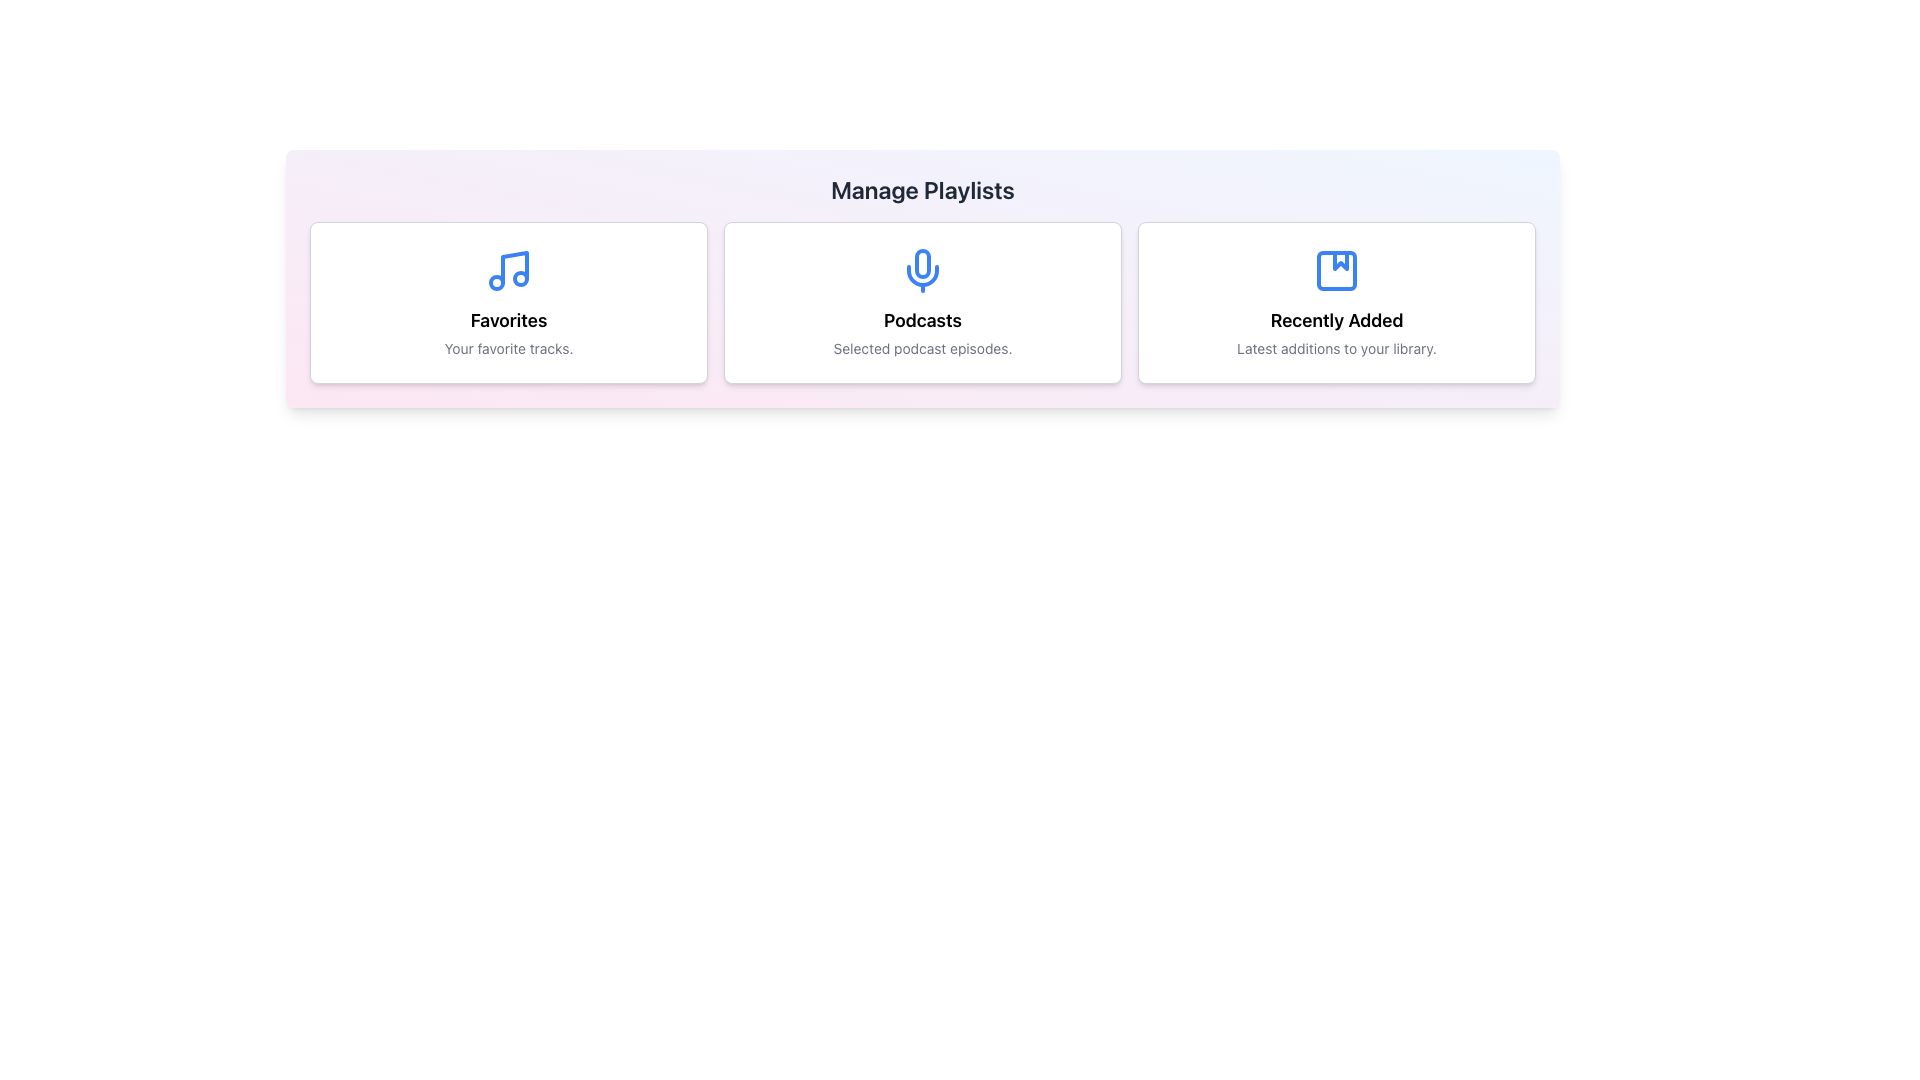  Describe the element at coordinates (1337, 270) in the screenshot. I see `the blue album-shaped icon located above the text 'Recently Added'` at that location.